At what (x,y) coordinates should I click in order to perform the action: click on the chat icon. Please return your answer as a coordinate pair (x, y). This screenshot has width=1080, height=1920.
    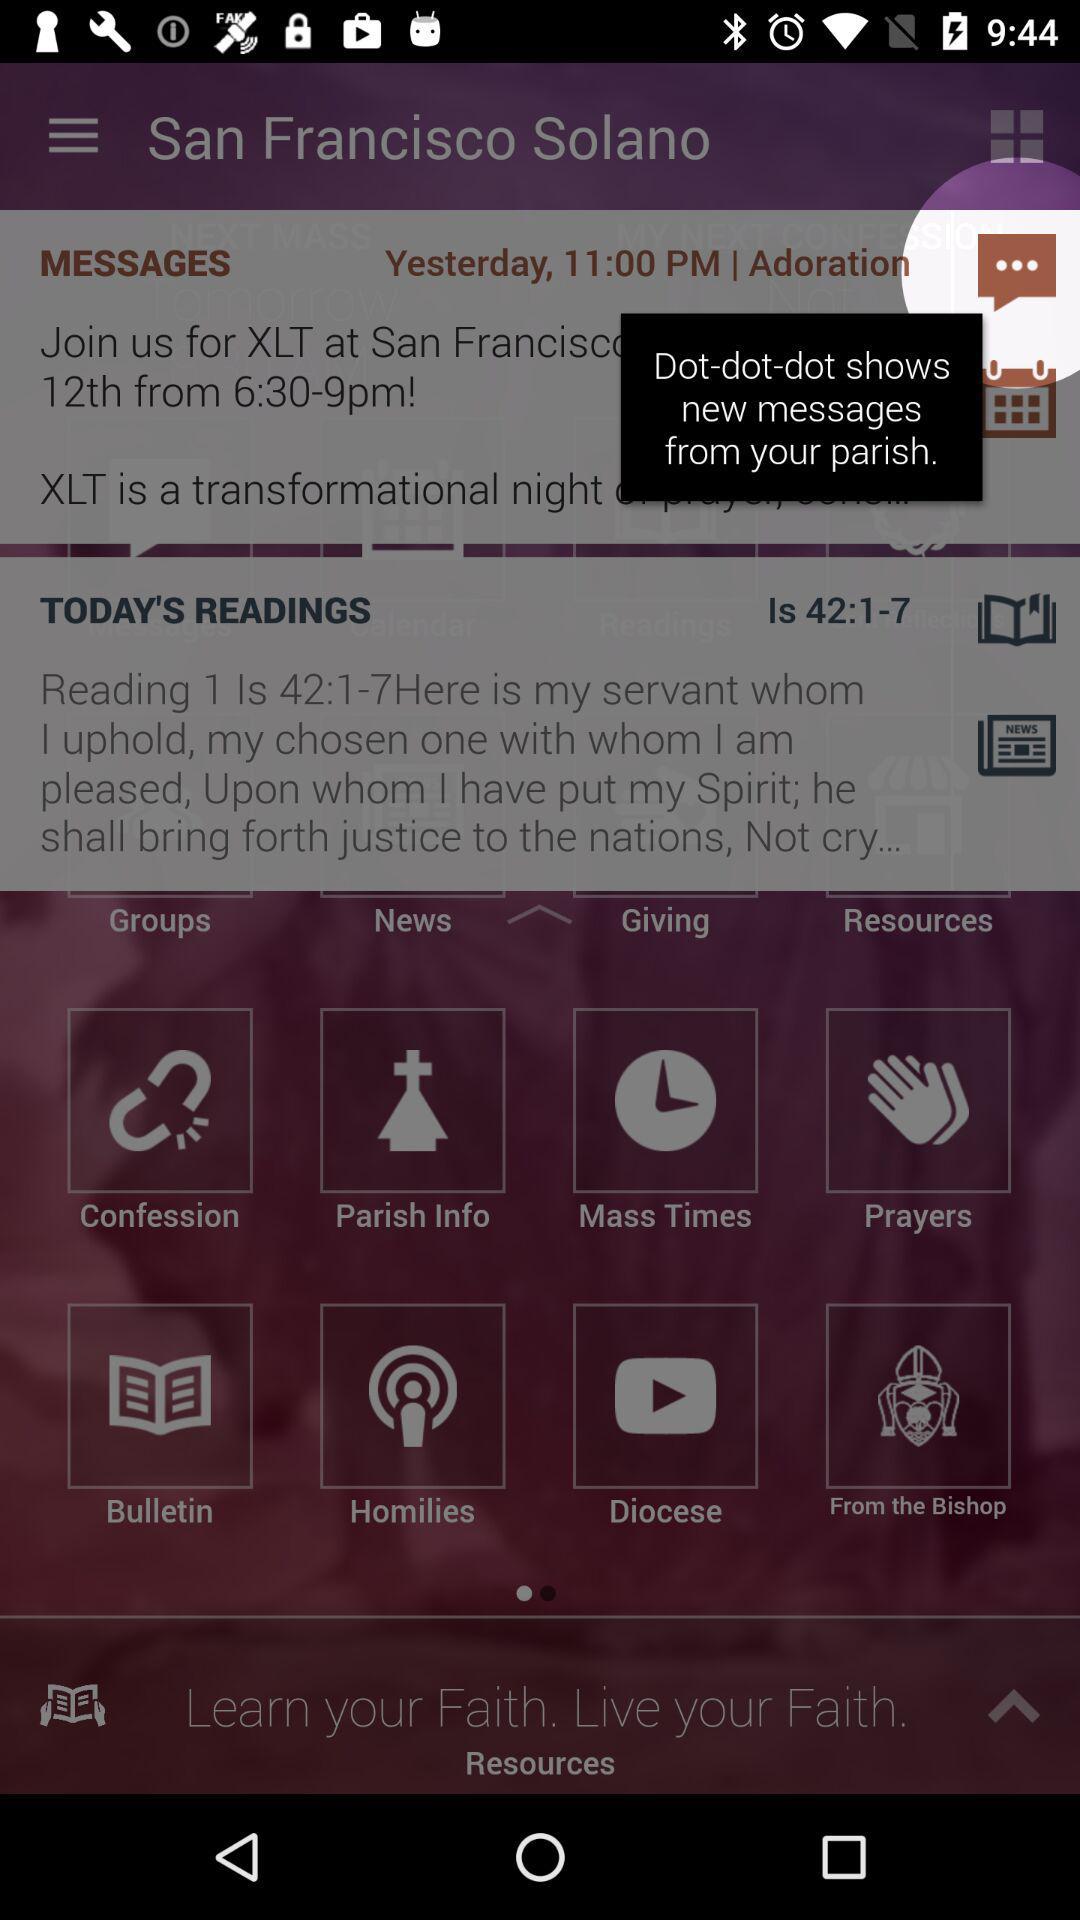
    Looking at the image, I should click on (1017, 272).